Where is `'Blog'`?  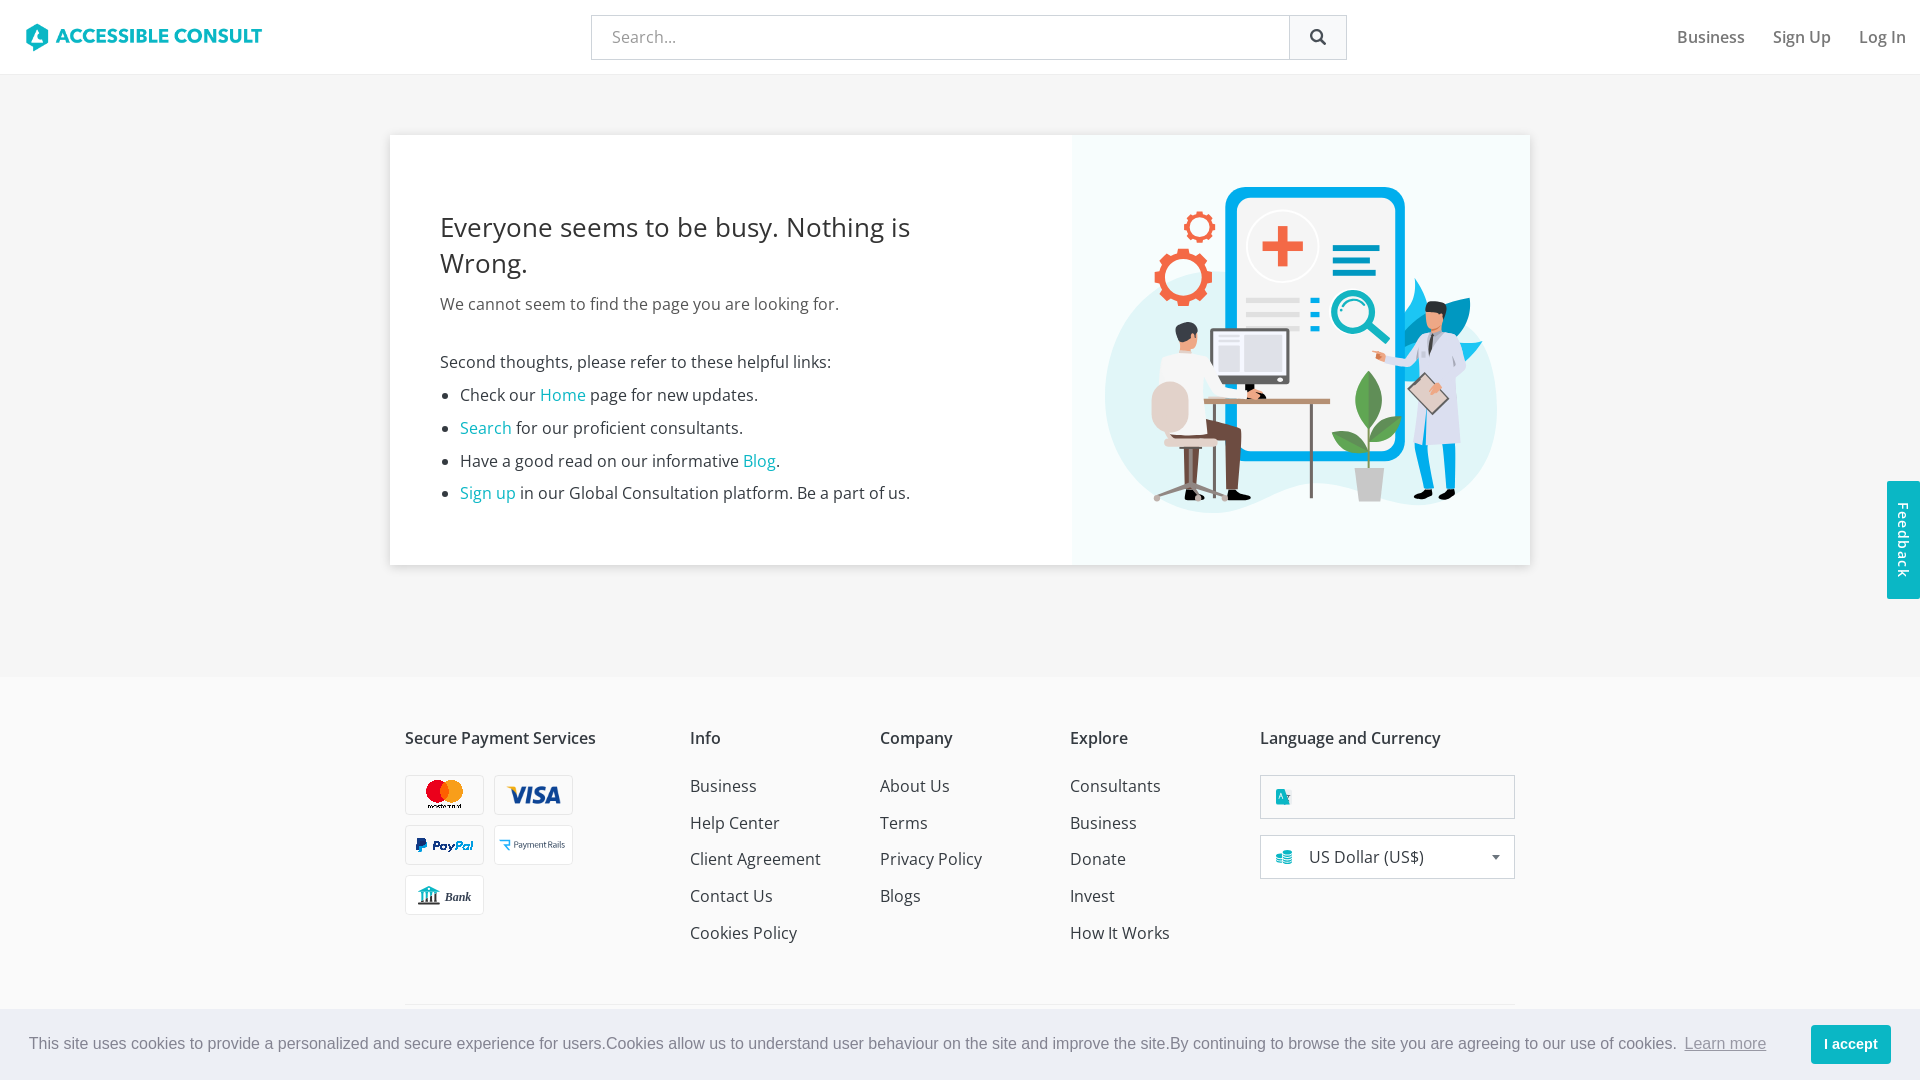
'Blog' is located at coordinates (758, 461).